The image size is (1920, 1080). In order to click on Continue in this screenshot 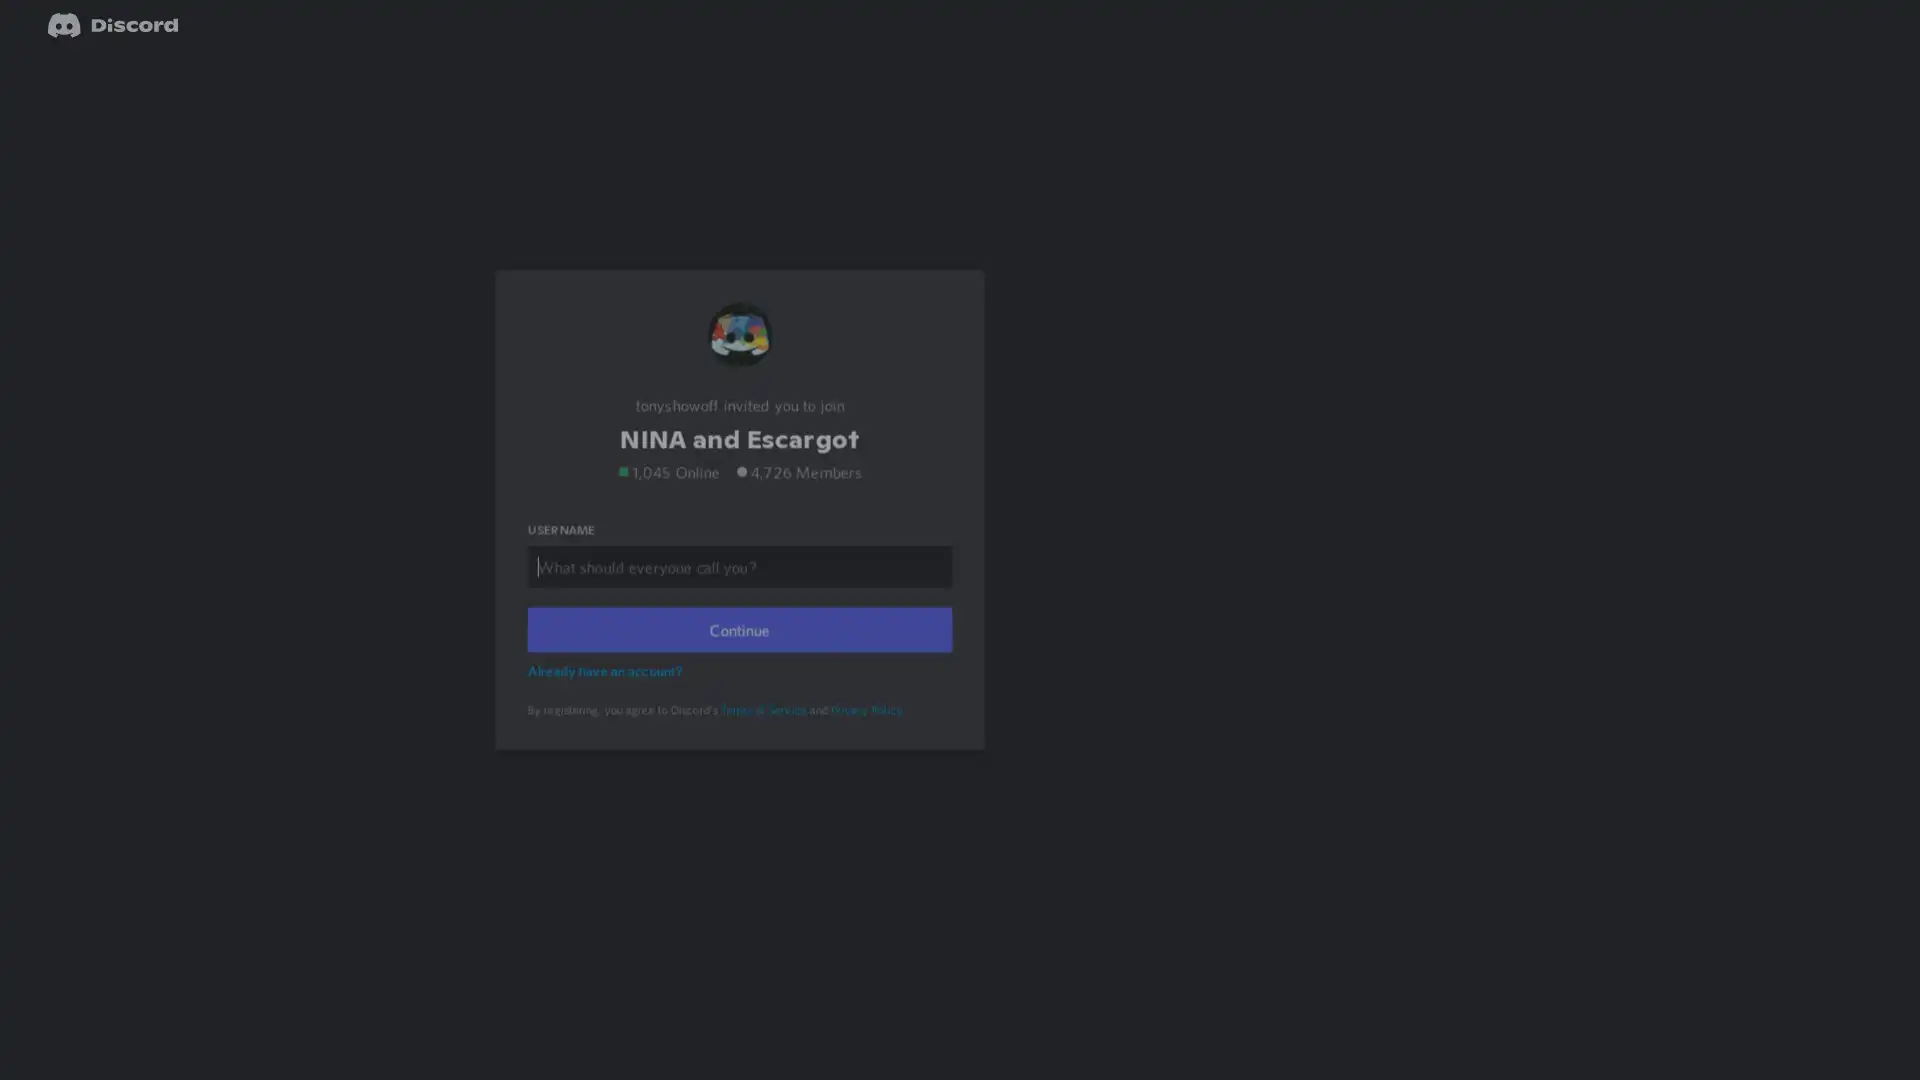, I will do `click(738, 656)`.